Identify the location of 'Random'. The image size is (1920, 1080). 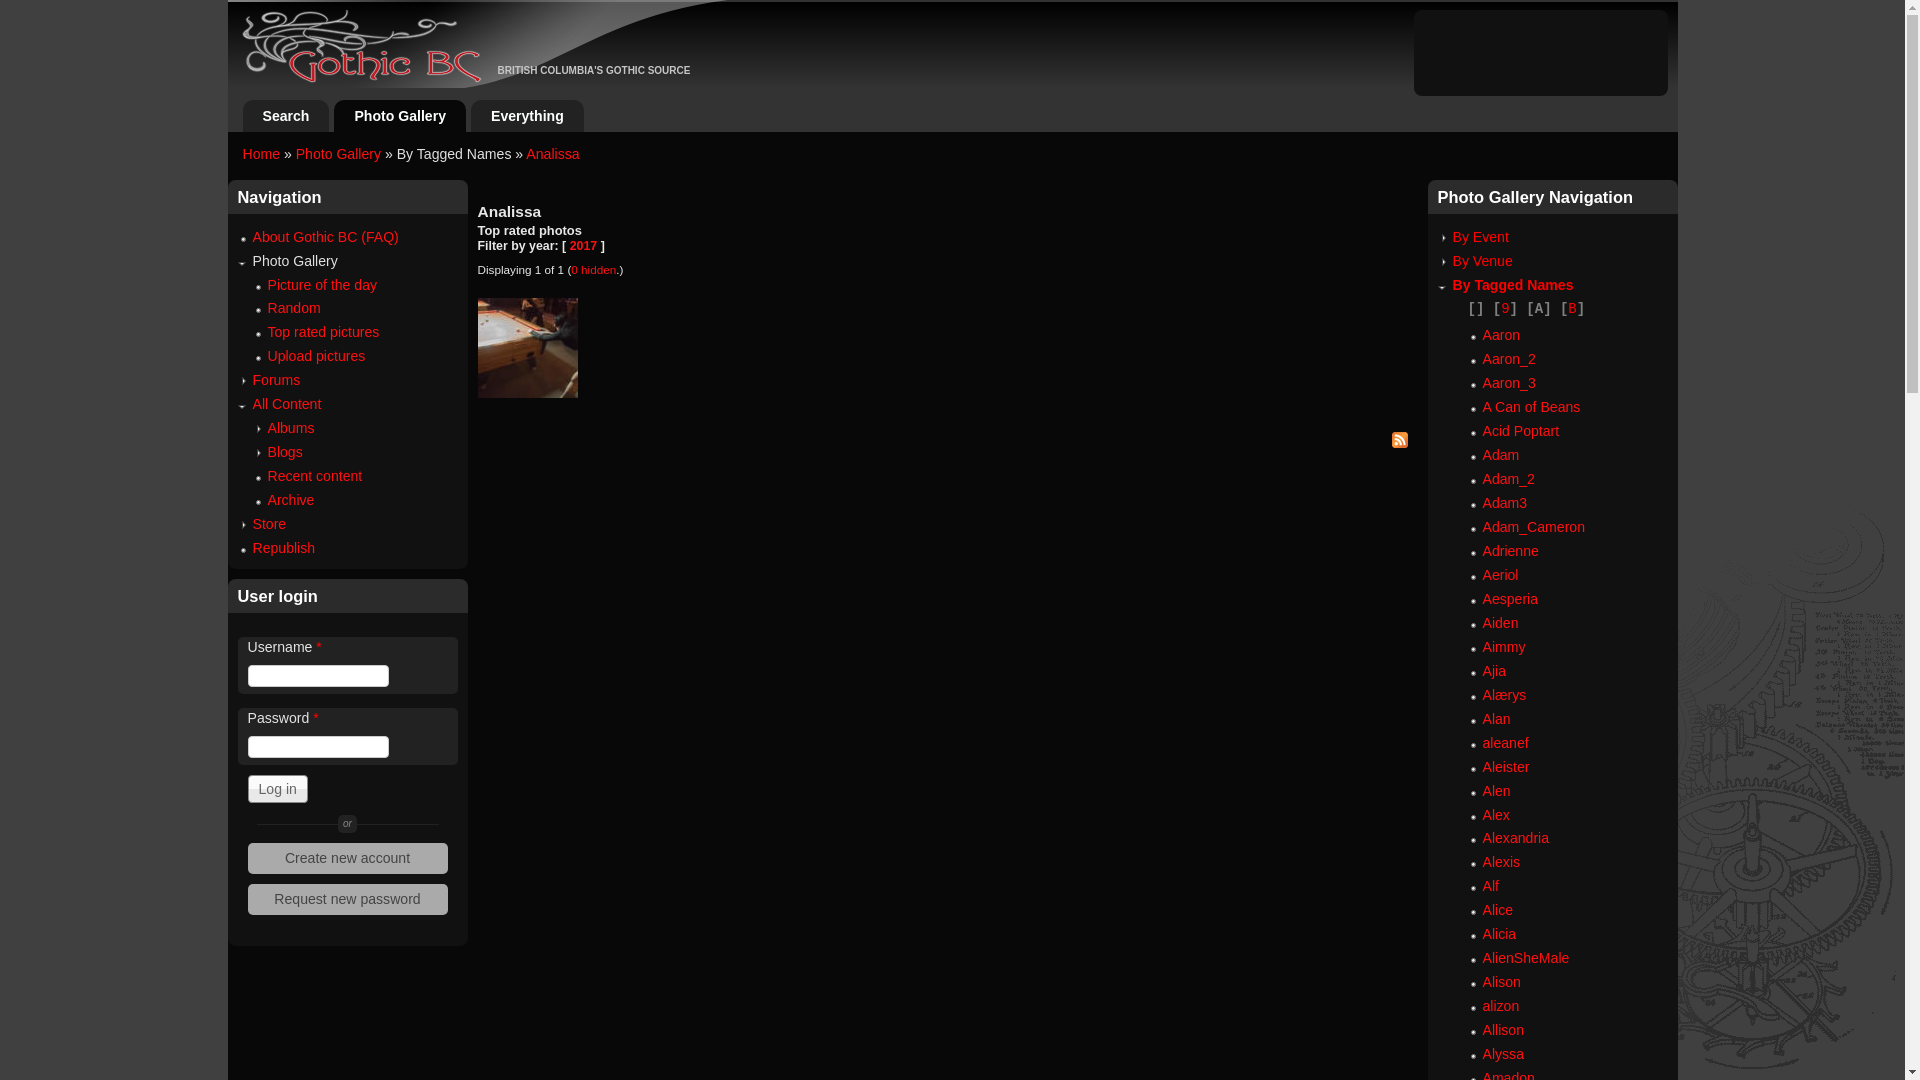
(293, 308).